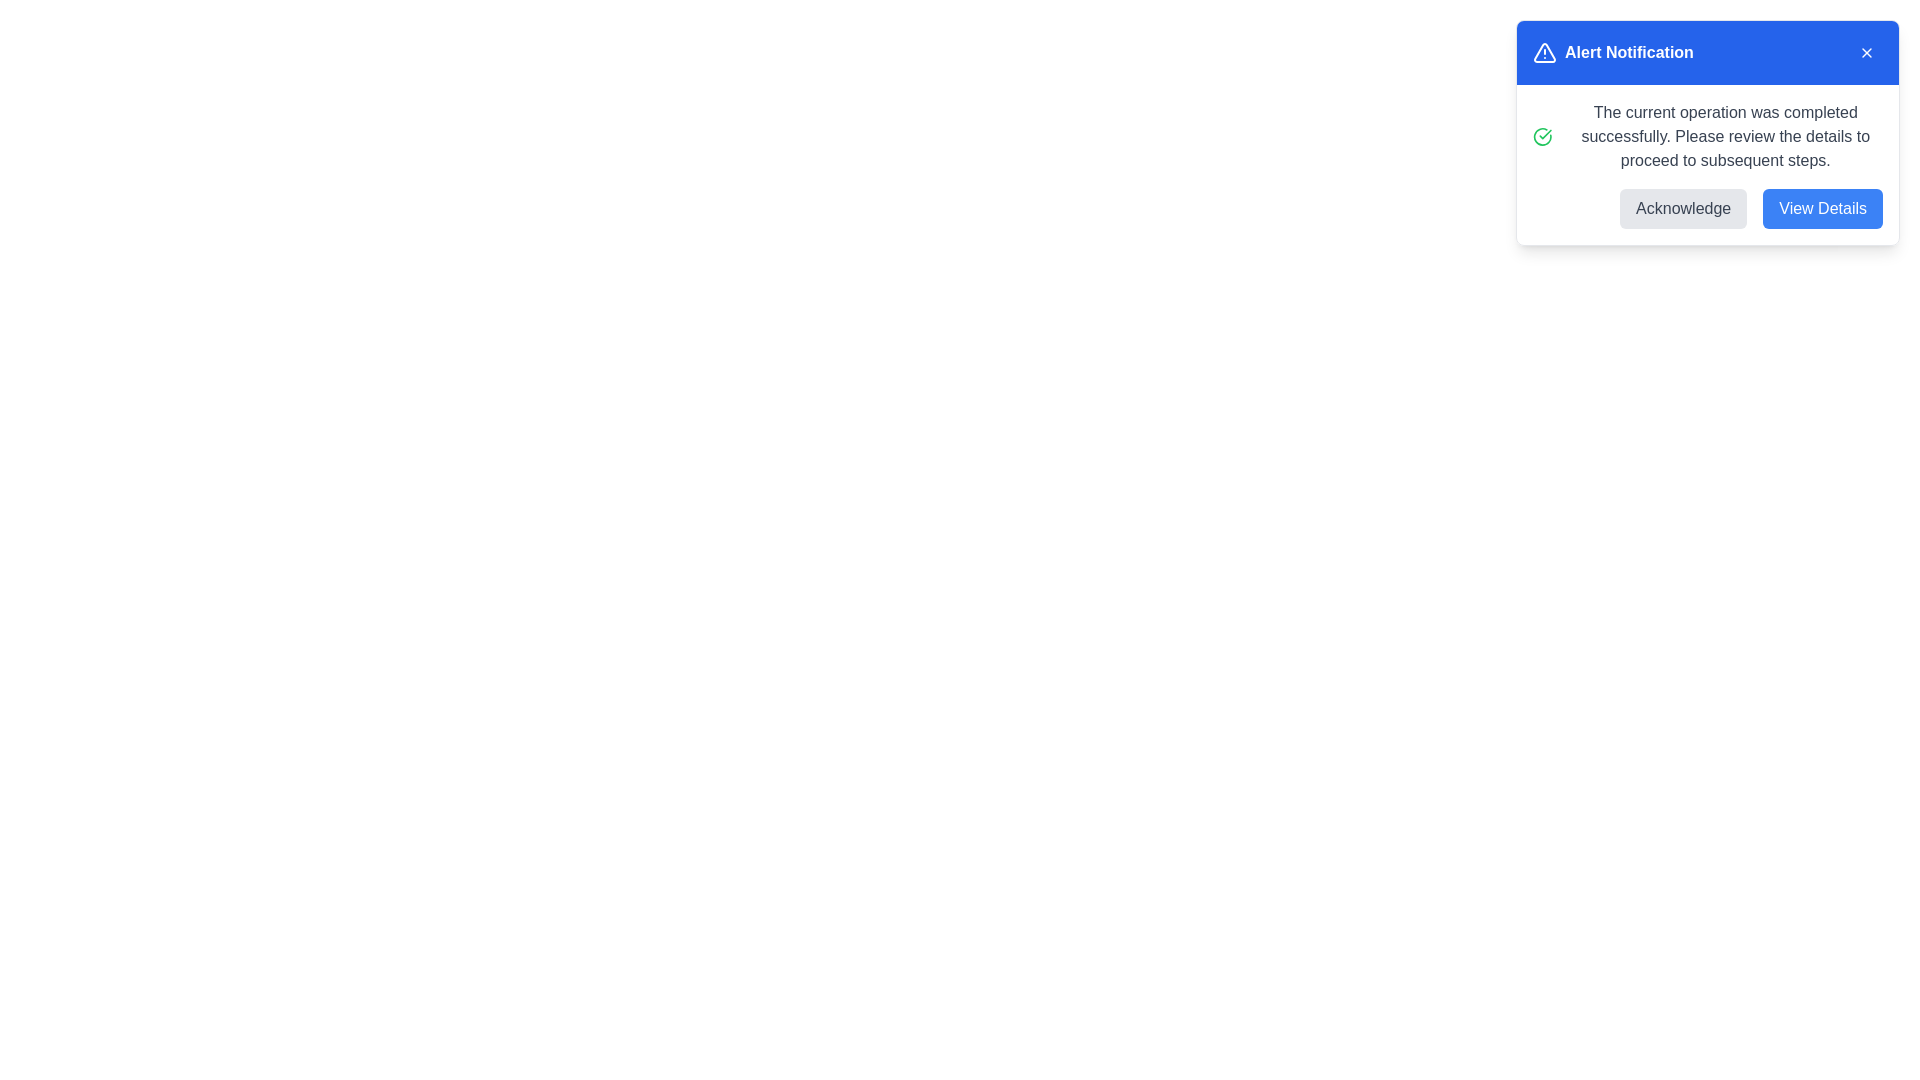  Describe the element at coordinates (1682, 208) in the screenshot. I see `the 'Acknowledge' button, which is a light gray rectangular button with rounded edges and the text 'Acknowledge' in dark gray, located in the bottom-right corner of the alert notification dialog box, to observe its hover effects` at that location.